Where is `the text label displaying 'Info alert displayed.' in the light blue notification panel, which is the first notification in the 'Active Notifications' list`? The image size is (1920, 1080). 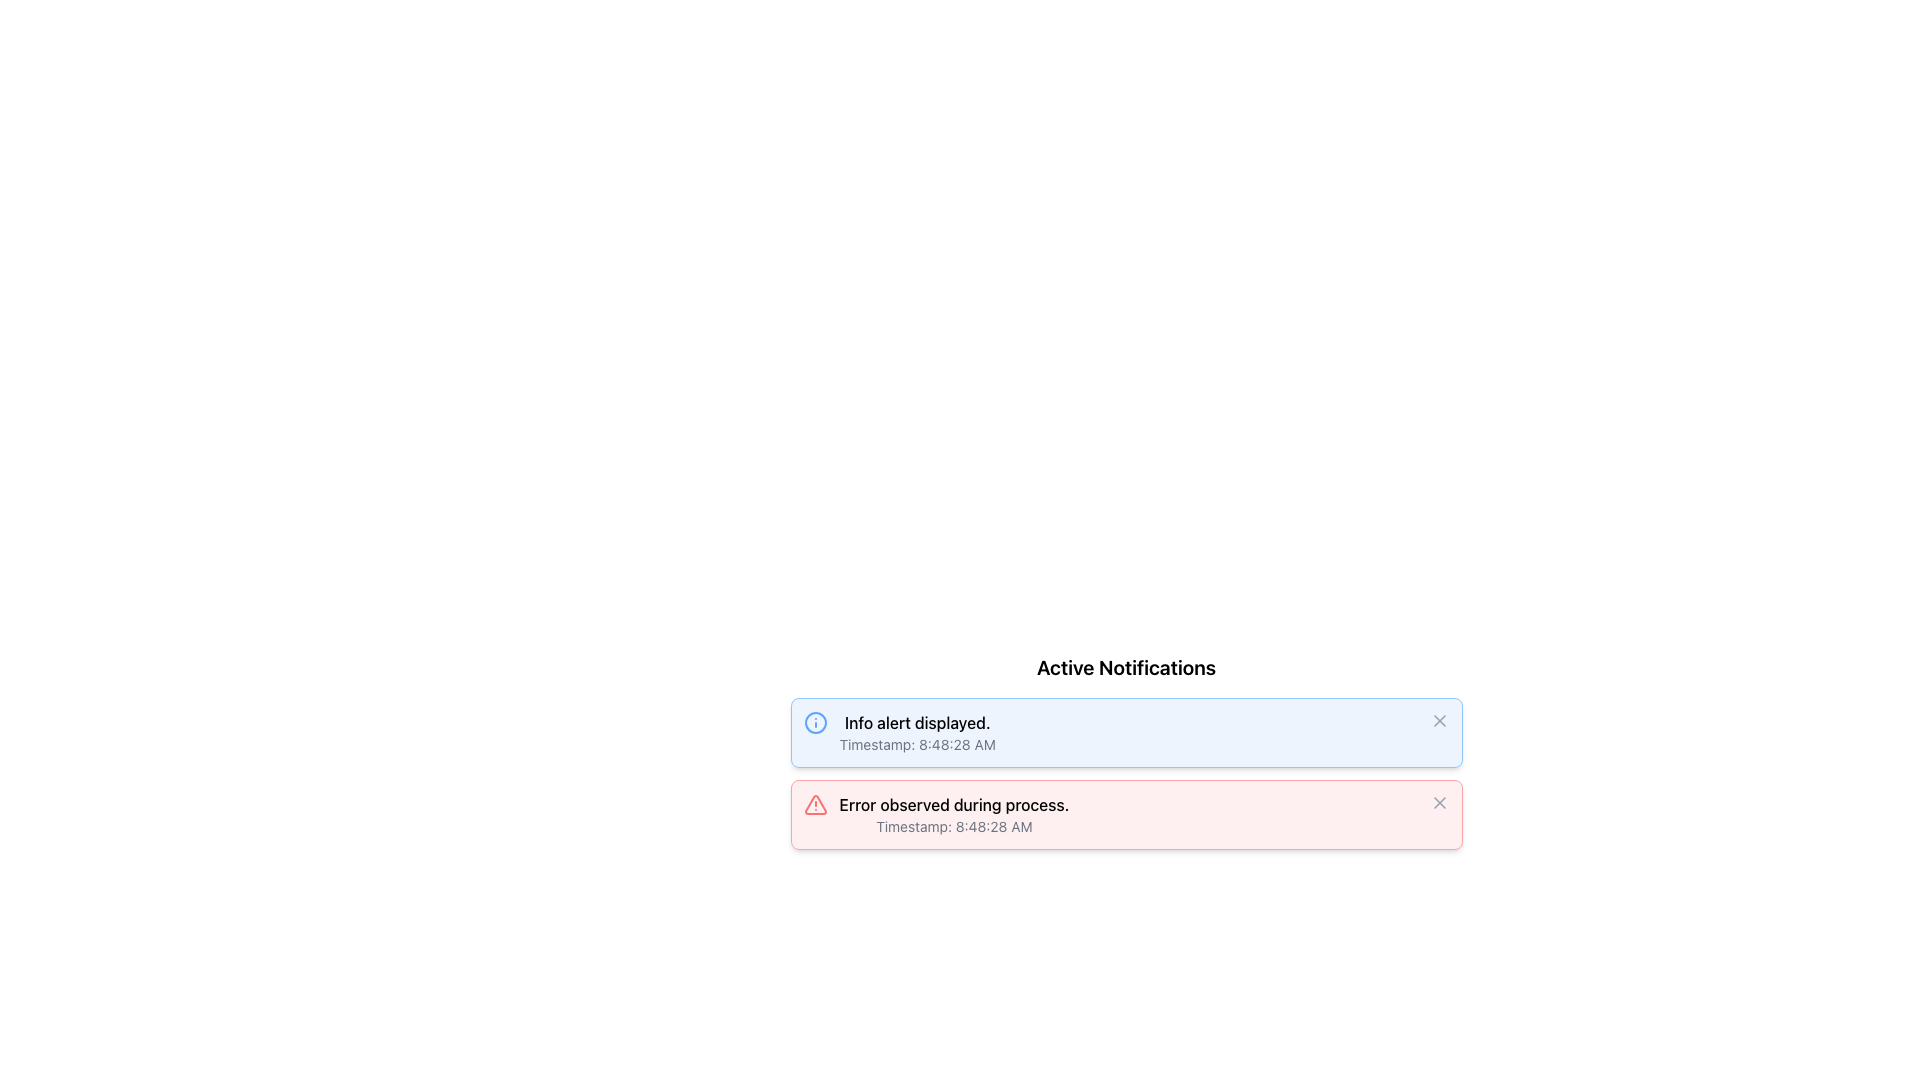 the text label displaying 'Info alert displayed.' in the light blue notification panel, which is the first notification in the 'Active Notifications' list is located at coordinates (916, 722).